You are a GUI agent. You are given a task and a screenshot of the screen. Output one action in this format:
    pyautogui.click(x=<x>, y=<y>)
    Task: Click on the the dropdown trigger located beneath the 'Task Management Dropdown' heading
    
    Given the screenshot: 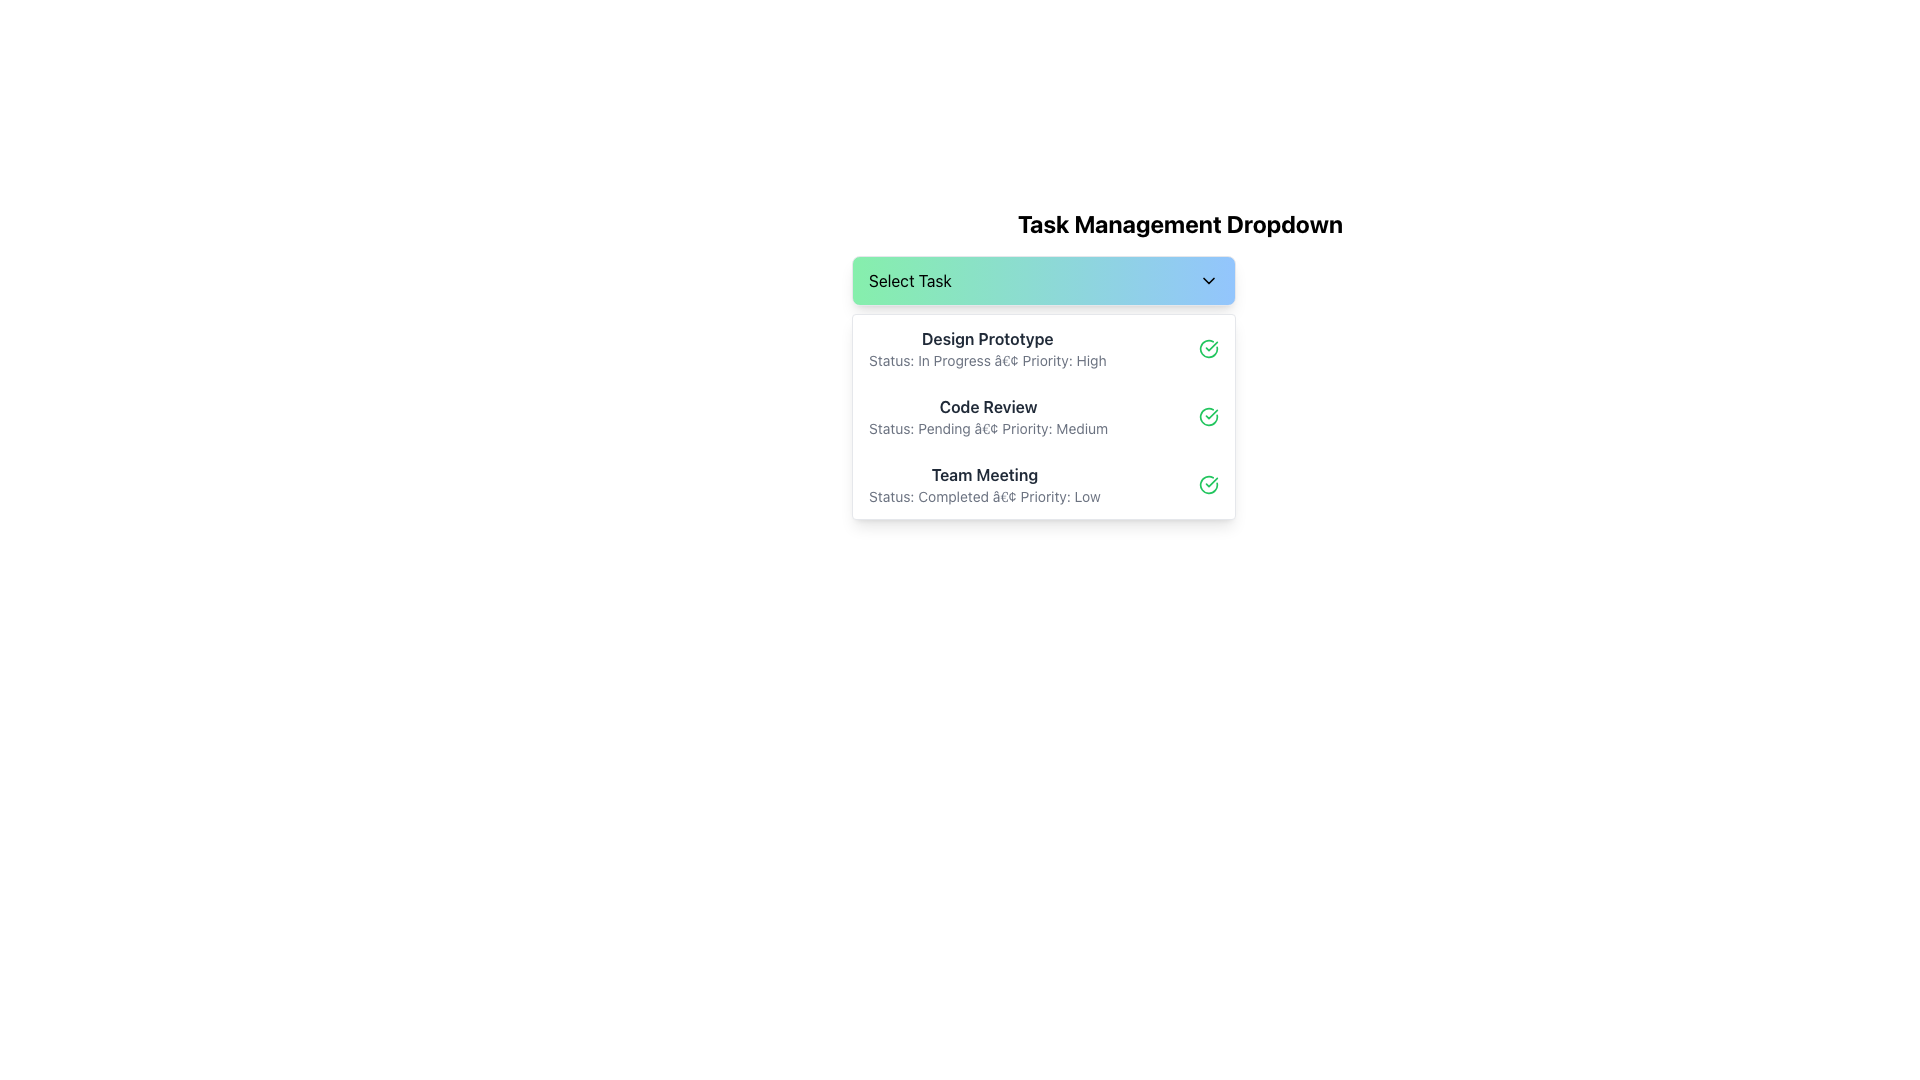 What is the action you would take?
    pyautogui.click(x=1180, y=256)
    